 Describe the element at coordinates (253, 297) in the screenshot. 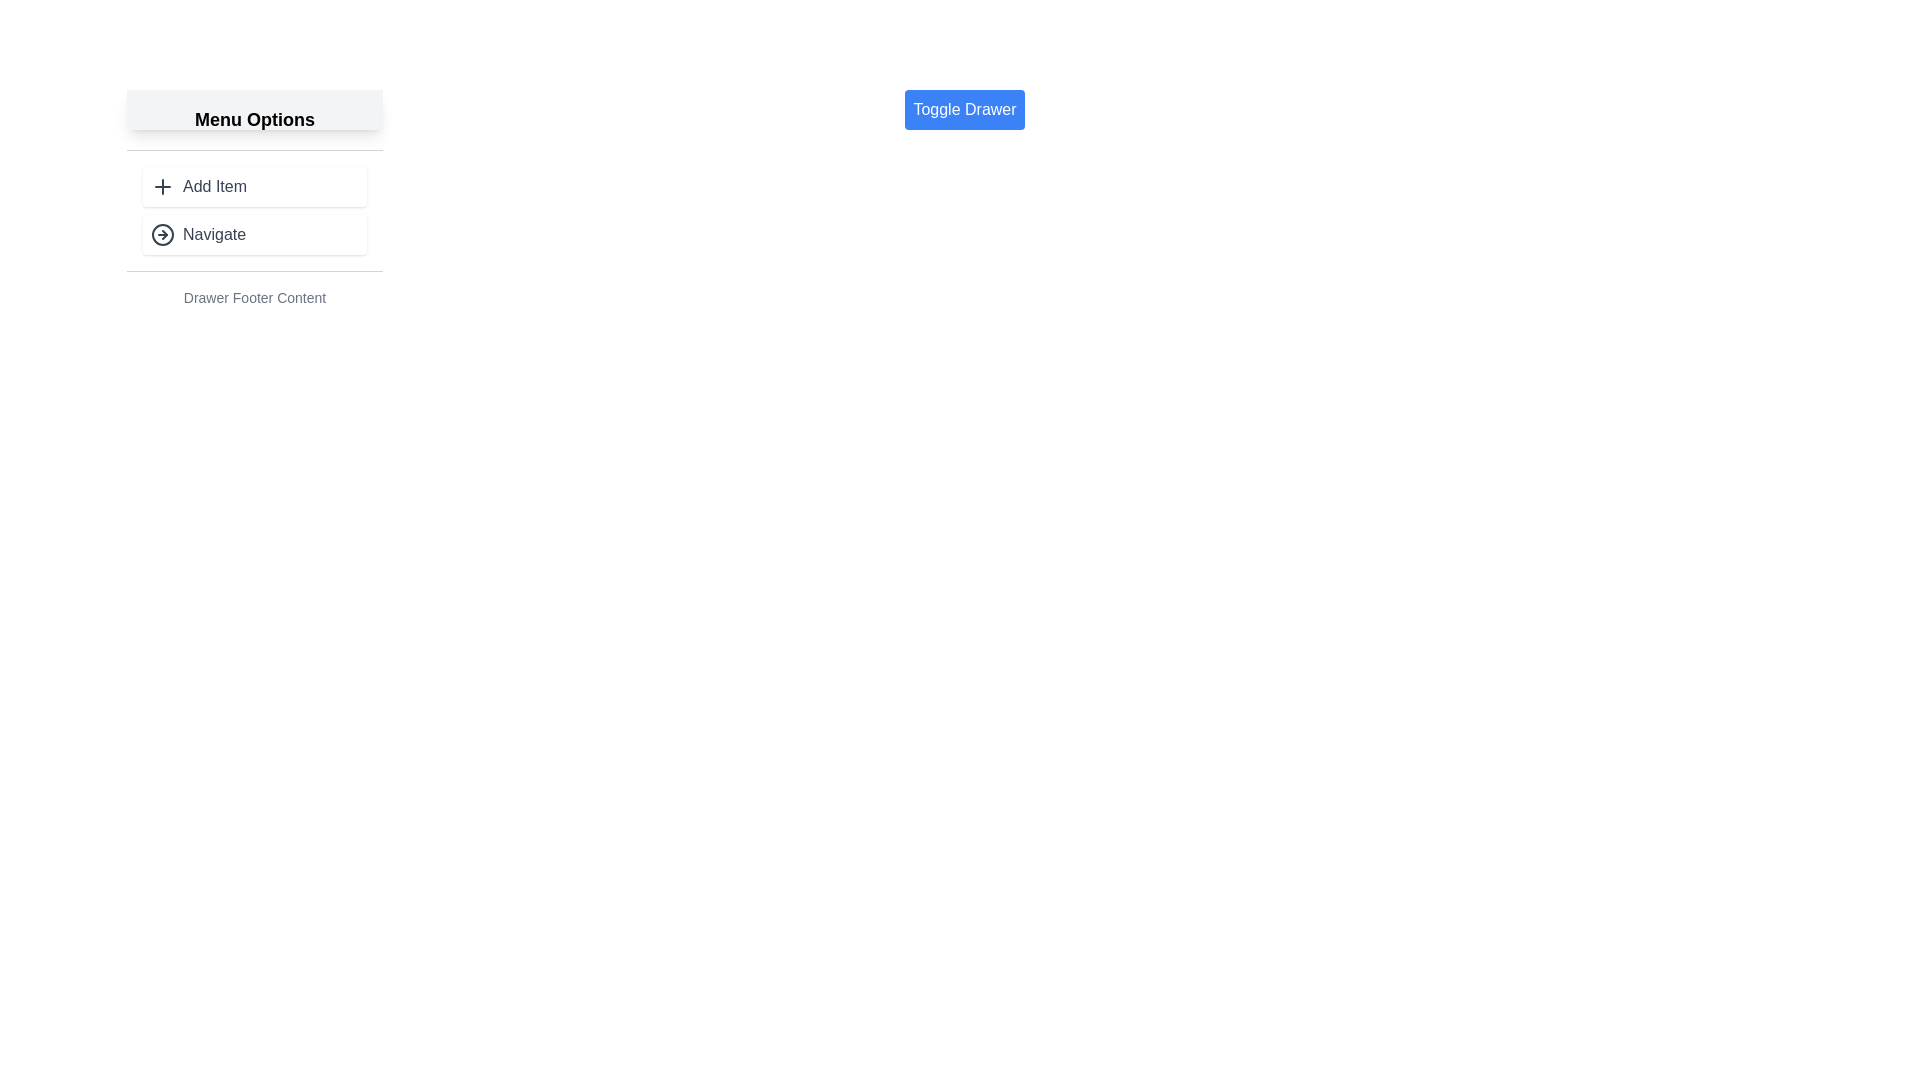

I see `the 'Drawer Footer Content' text` at that location.